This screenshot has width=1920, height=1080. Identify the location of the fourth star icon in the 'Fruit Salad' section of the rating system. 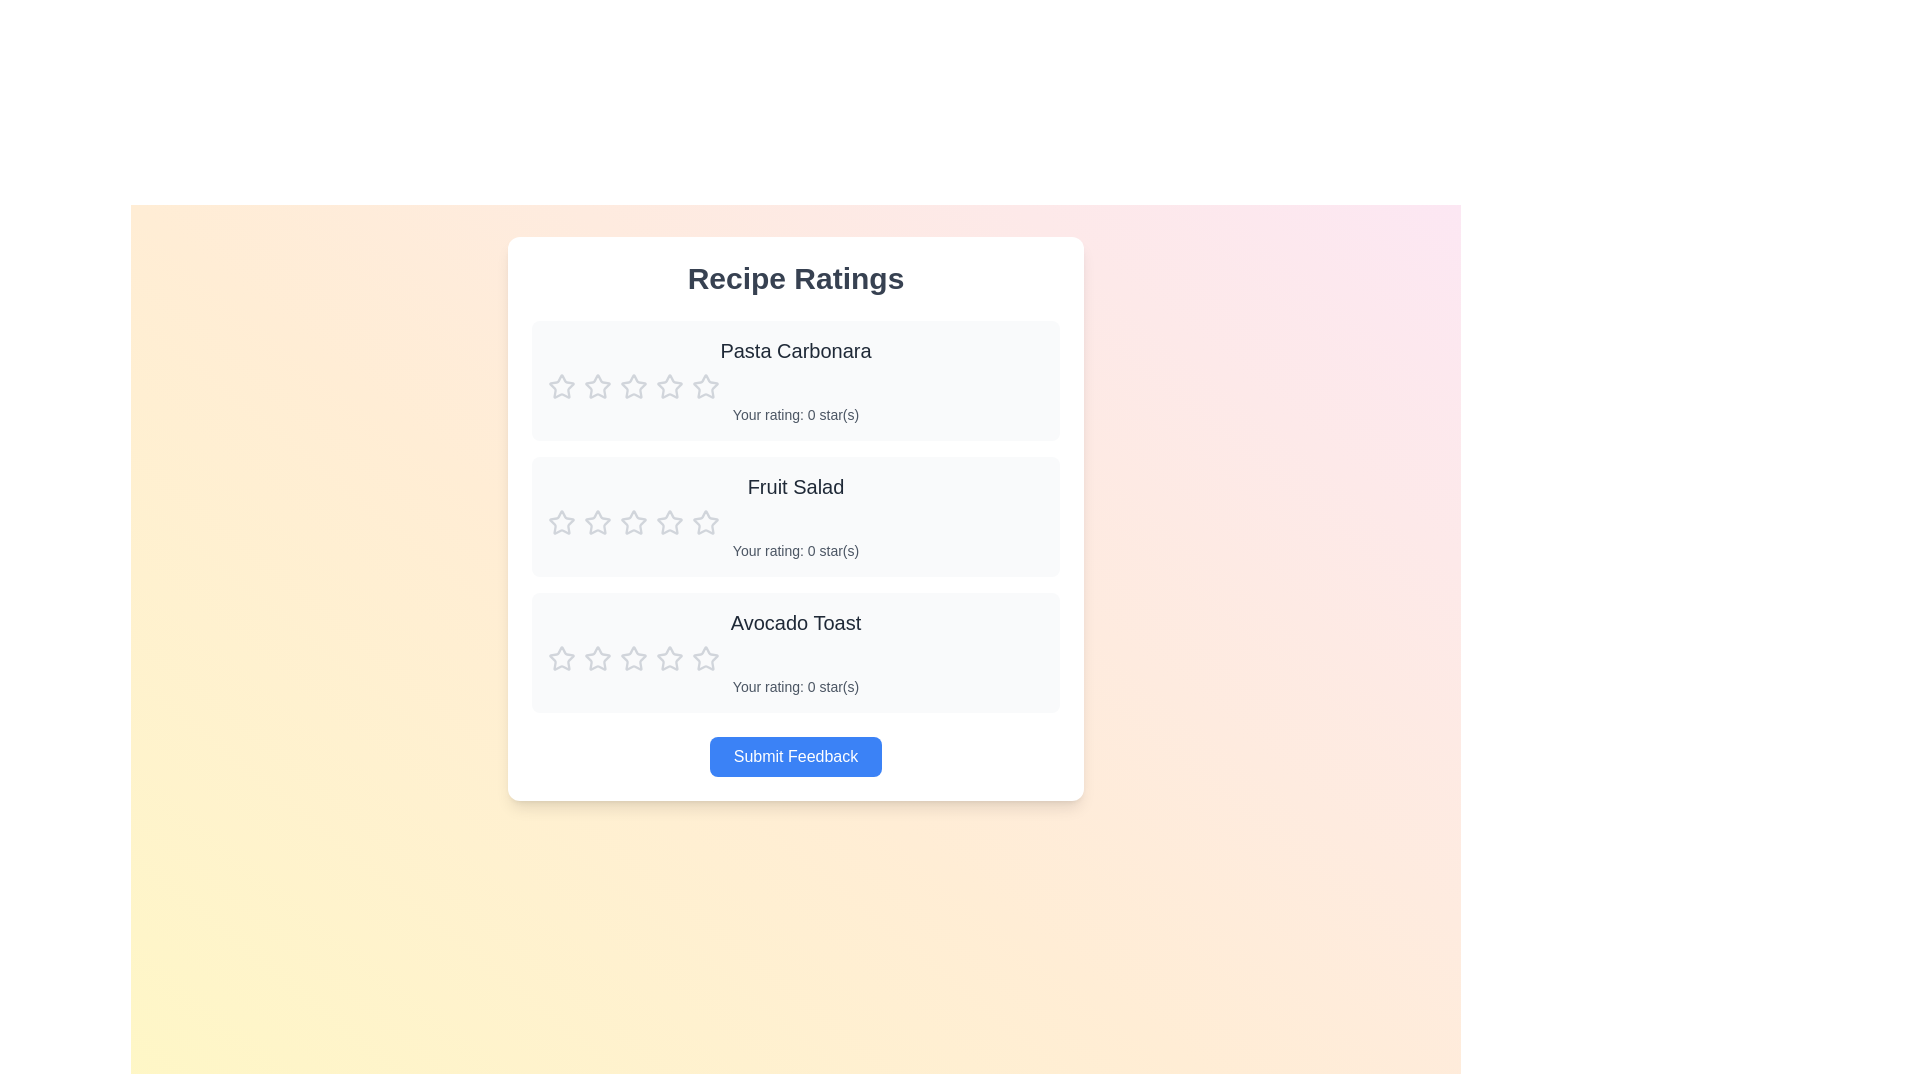
(632, 522).